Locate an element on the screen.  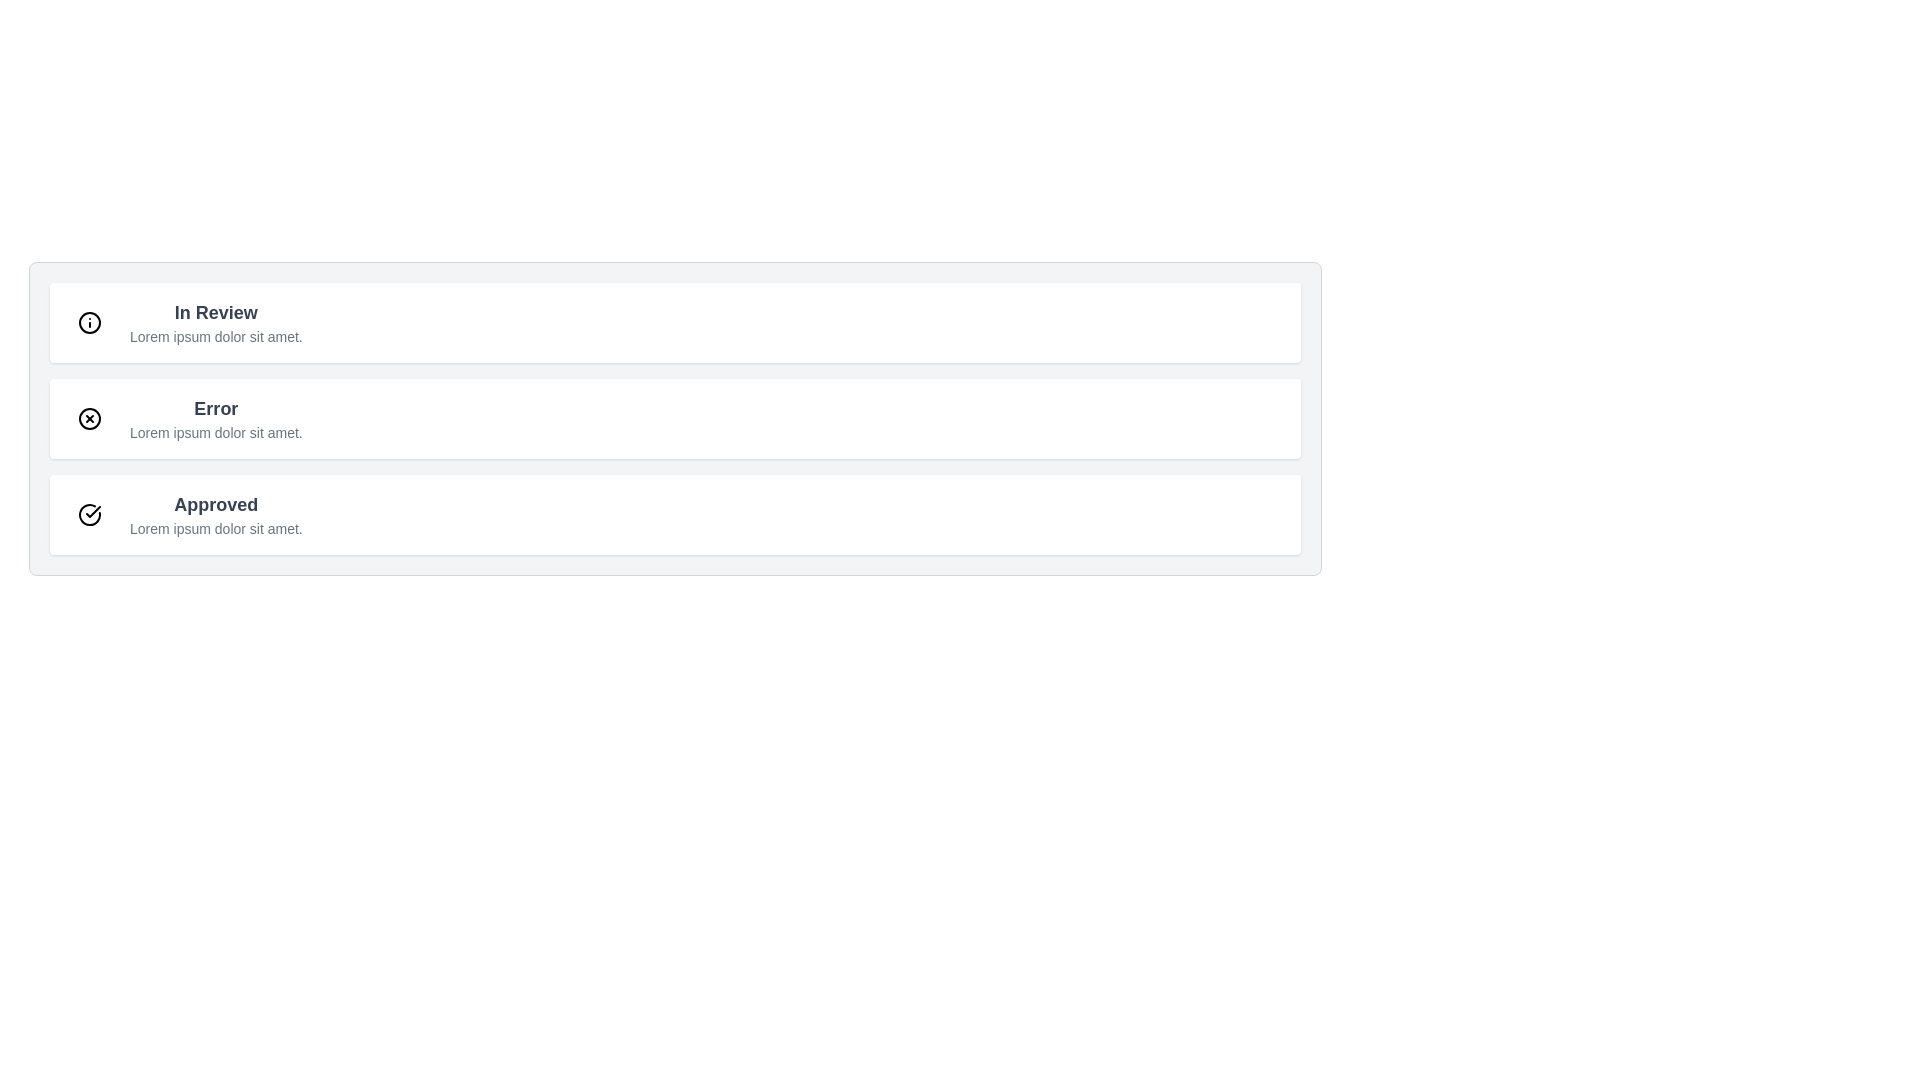
the circular icon with a check mark inside, which is located in the green square area, adjacent to the 'Approved' label and beneath the 'Error' section, indicating success or approval is located at coordinates (89, 514).